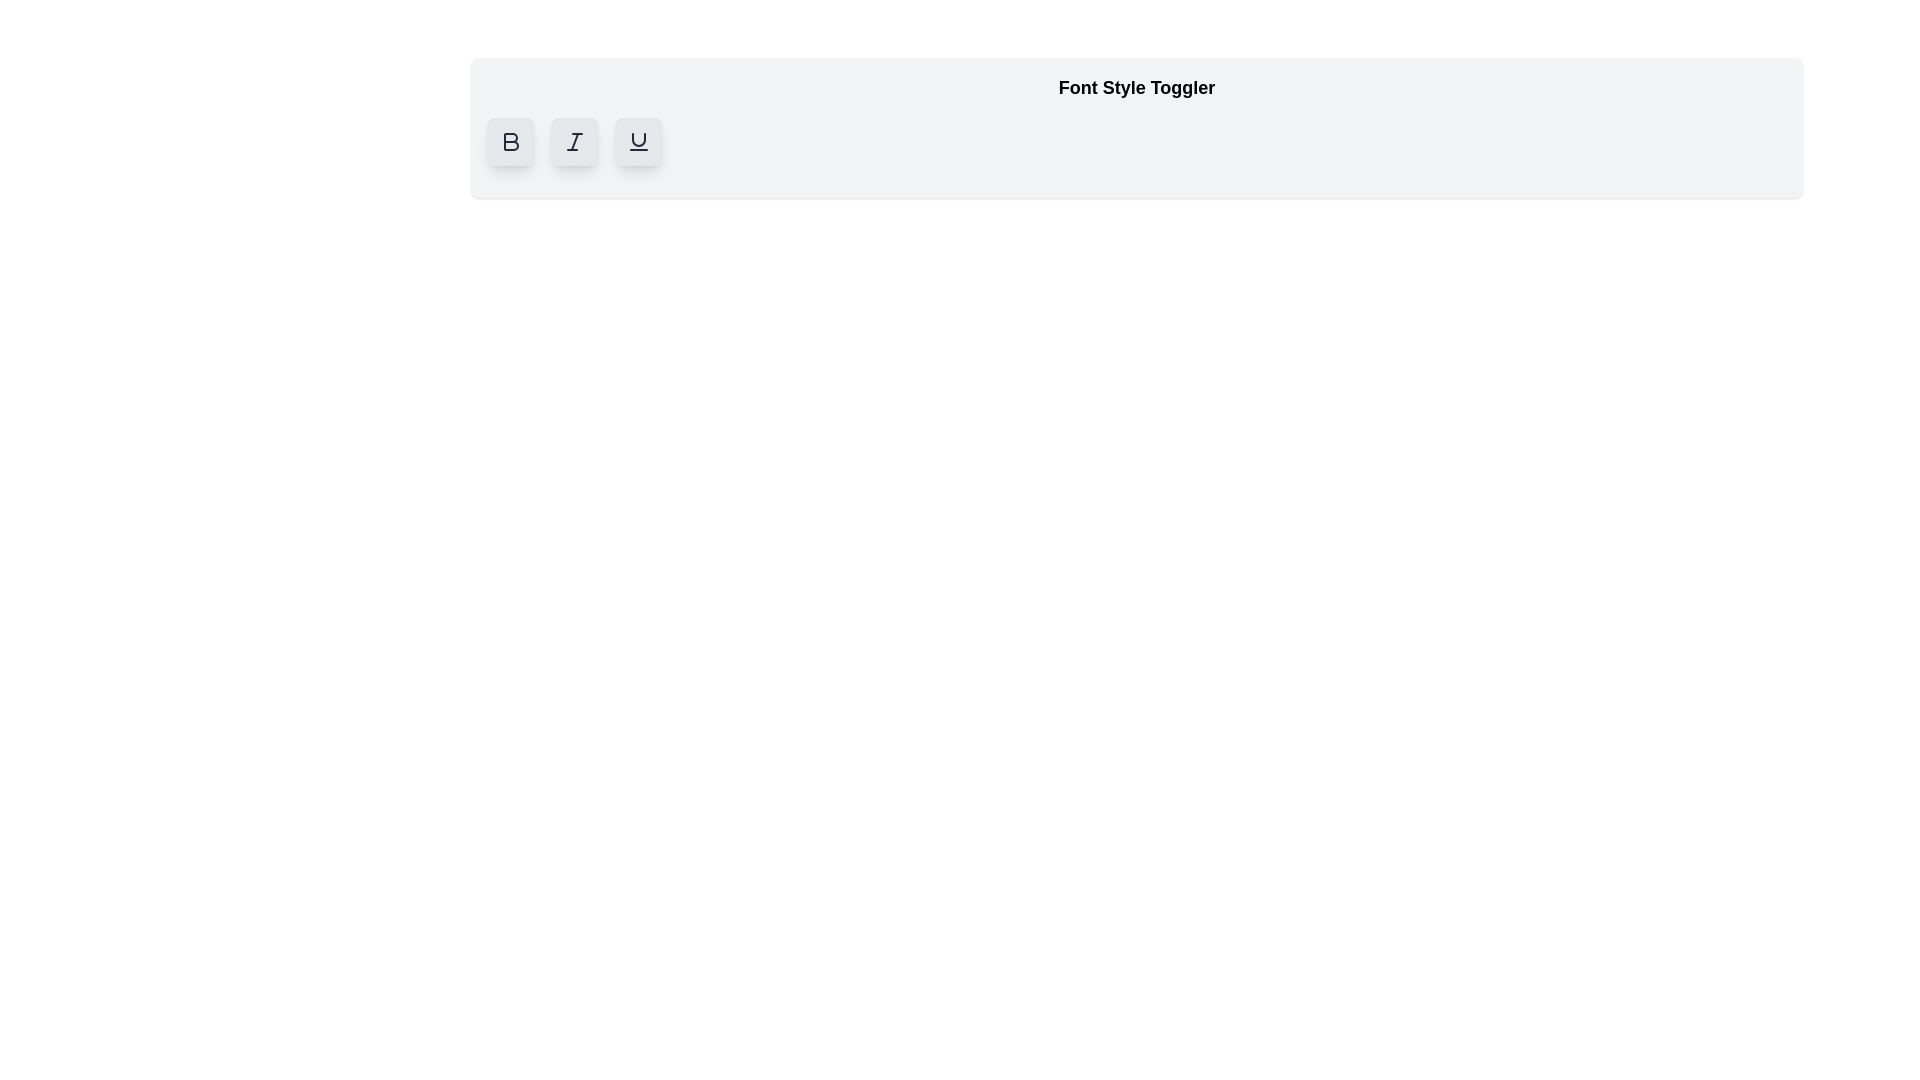 The height and width of the screenshot is (1080, 1920). What do you see at coordinates (510, 141) in the screenshot?
I see `the rounded rectangular button with a light gray background and a bold 'B' icon to observe the scaling effect` at bounding box center [510, 141].